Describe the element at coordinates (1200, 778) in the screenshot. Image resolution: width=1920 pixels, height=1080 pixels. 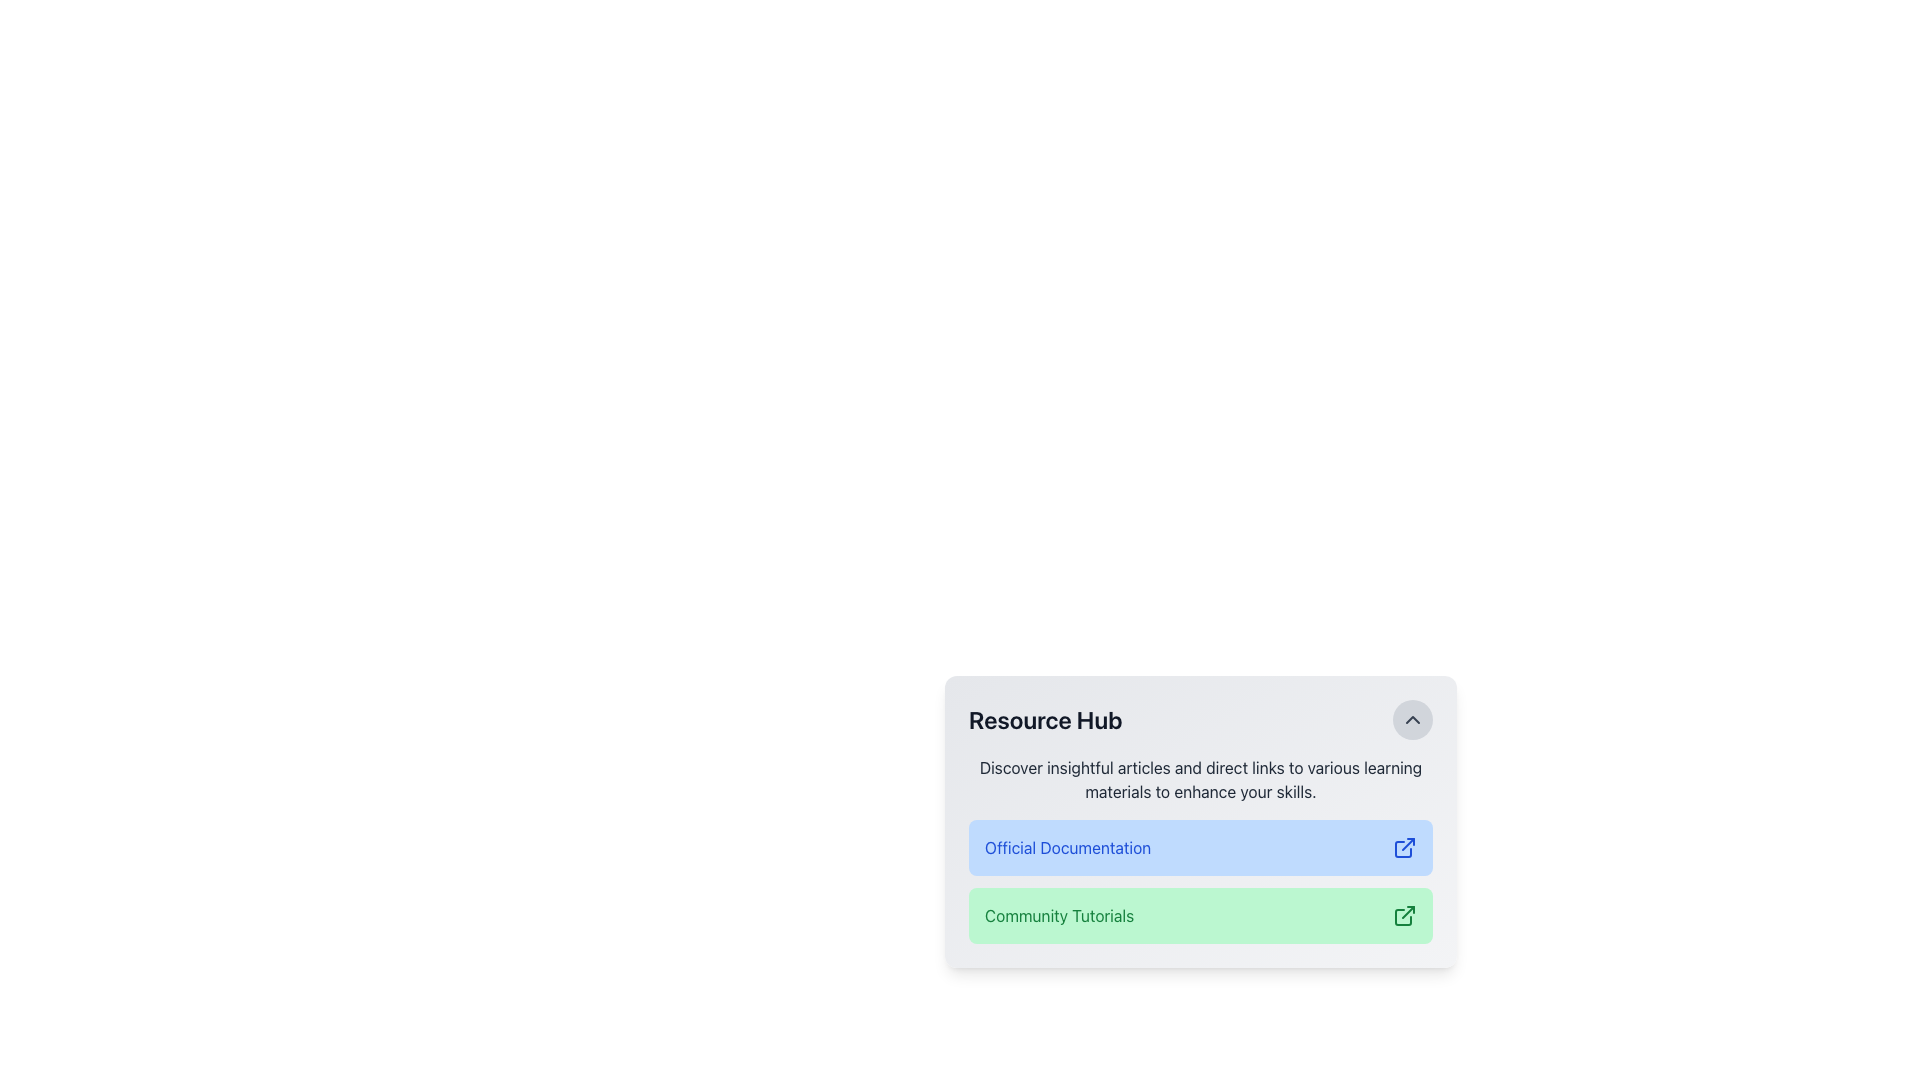
I see `the subdued gray text block containing the sentence 'Discover insightful articles and direct links to various learning materials to enhance your skills.' which is located within the 'Resource Hub' section` at that location.